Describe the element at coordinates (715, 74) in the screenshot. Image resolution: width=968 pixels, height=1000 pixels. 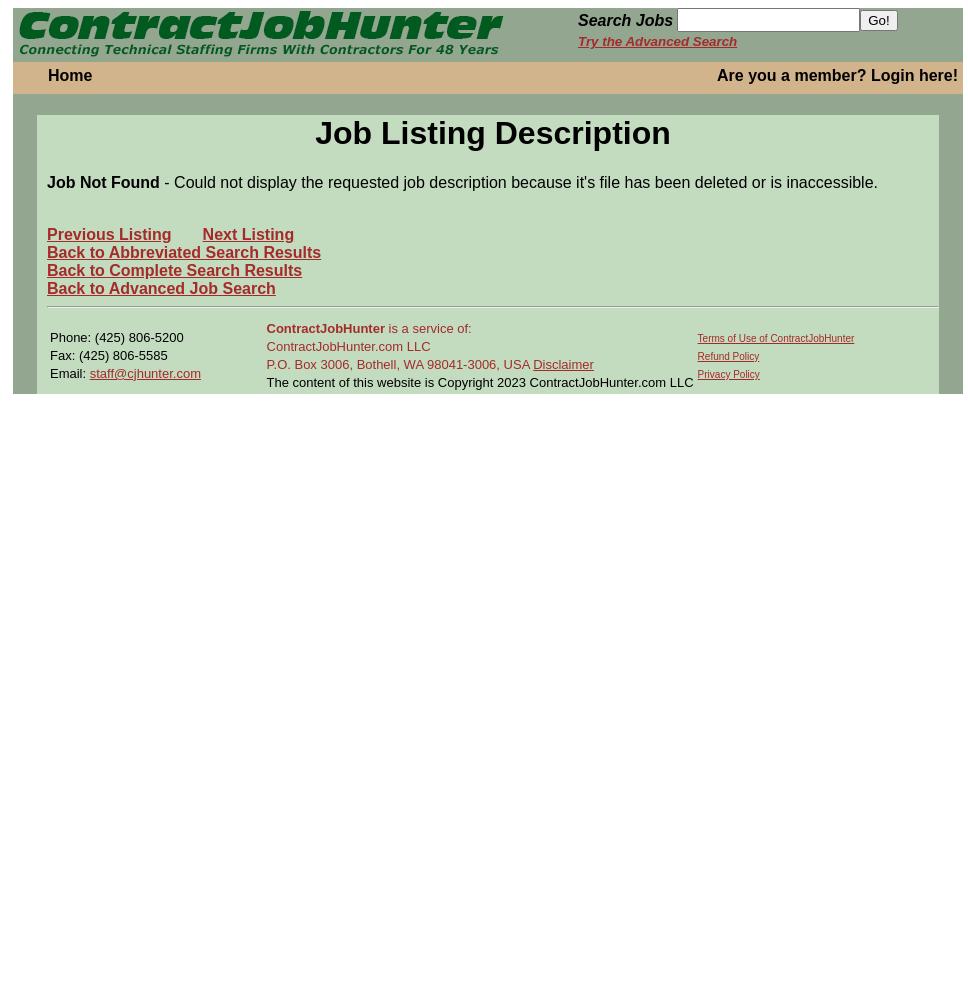
I see `'Are you a member? Login here!'` at that location.